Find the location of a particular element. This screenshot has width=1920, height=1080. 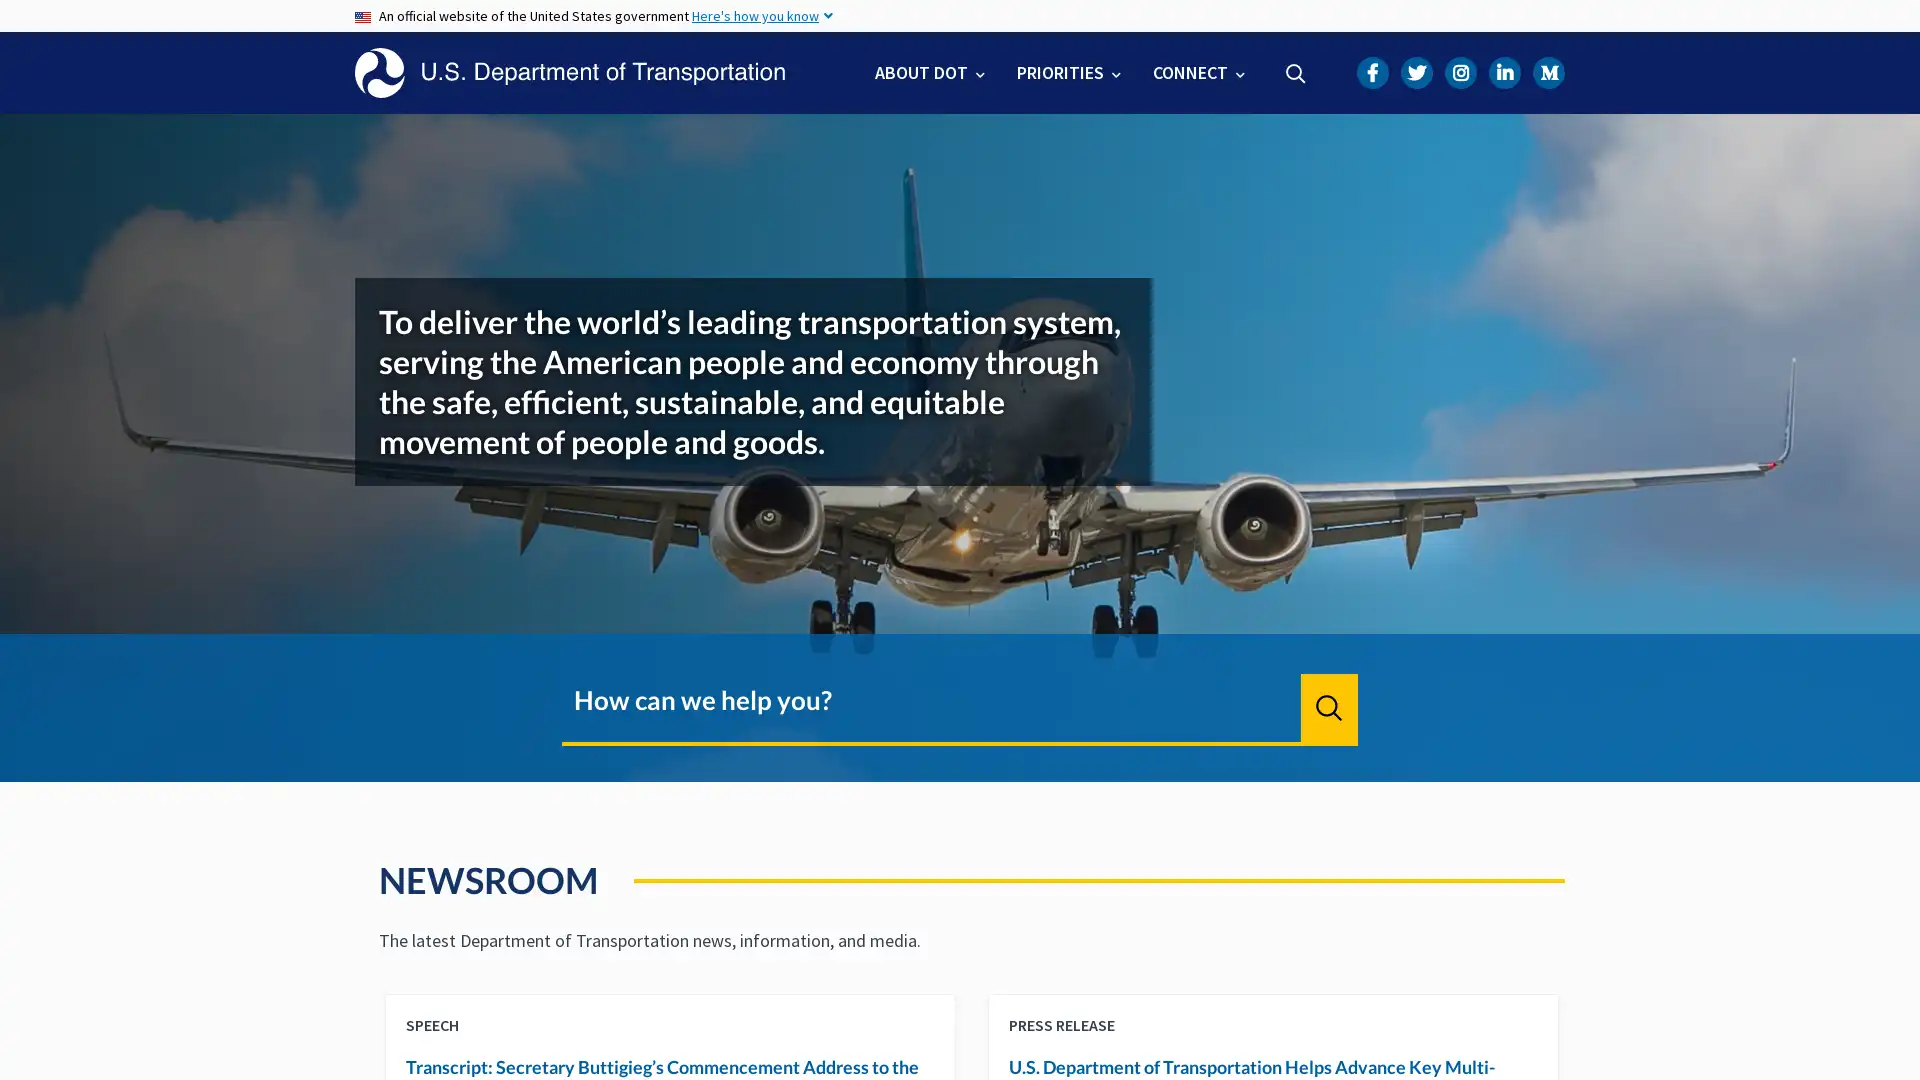

Search is located at coordinates (1329, 707).